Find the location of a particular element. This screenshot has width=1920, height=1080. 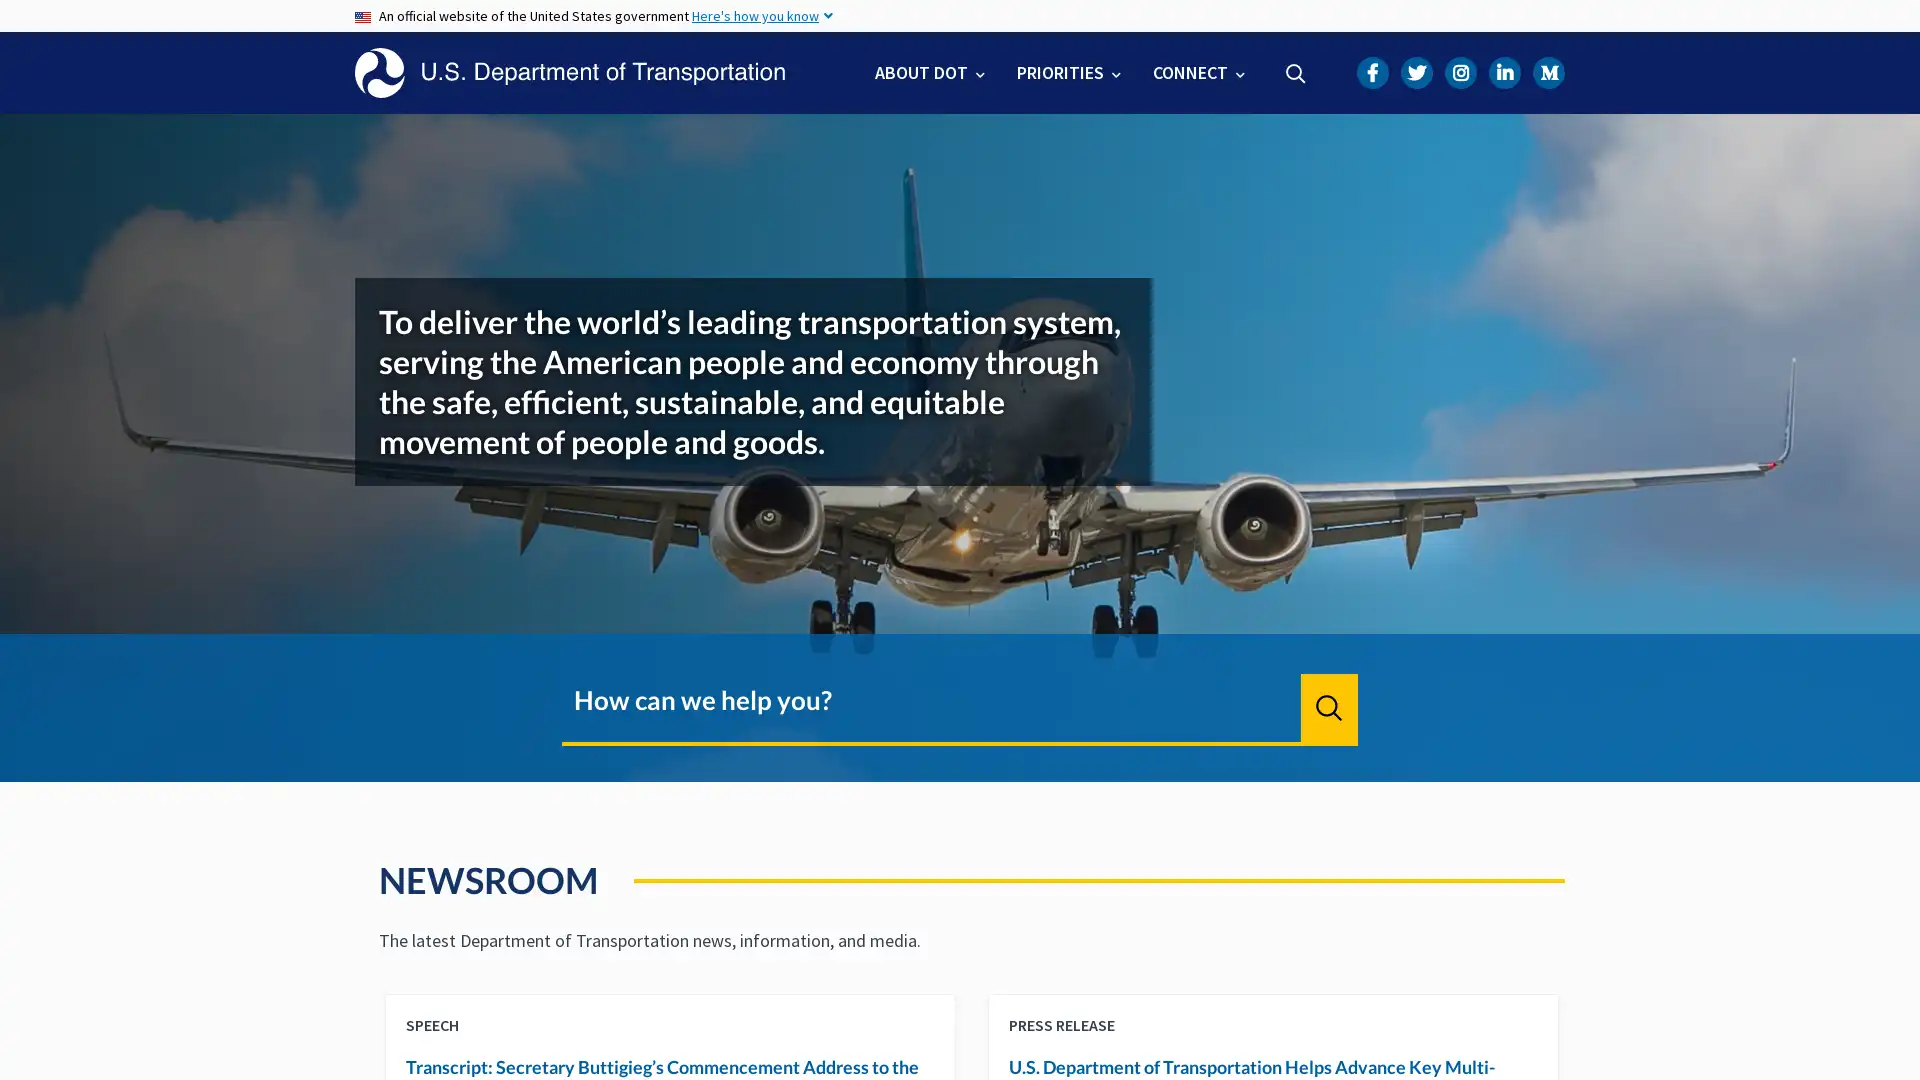

Search is located at coordinates (1329, 707).